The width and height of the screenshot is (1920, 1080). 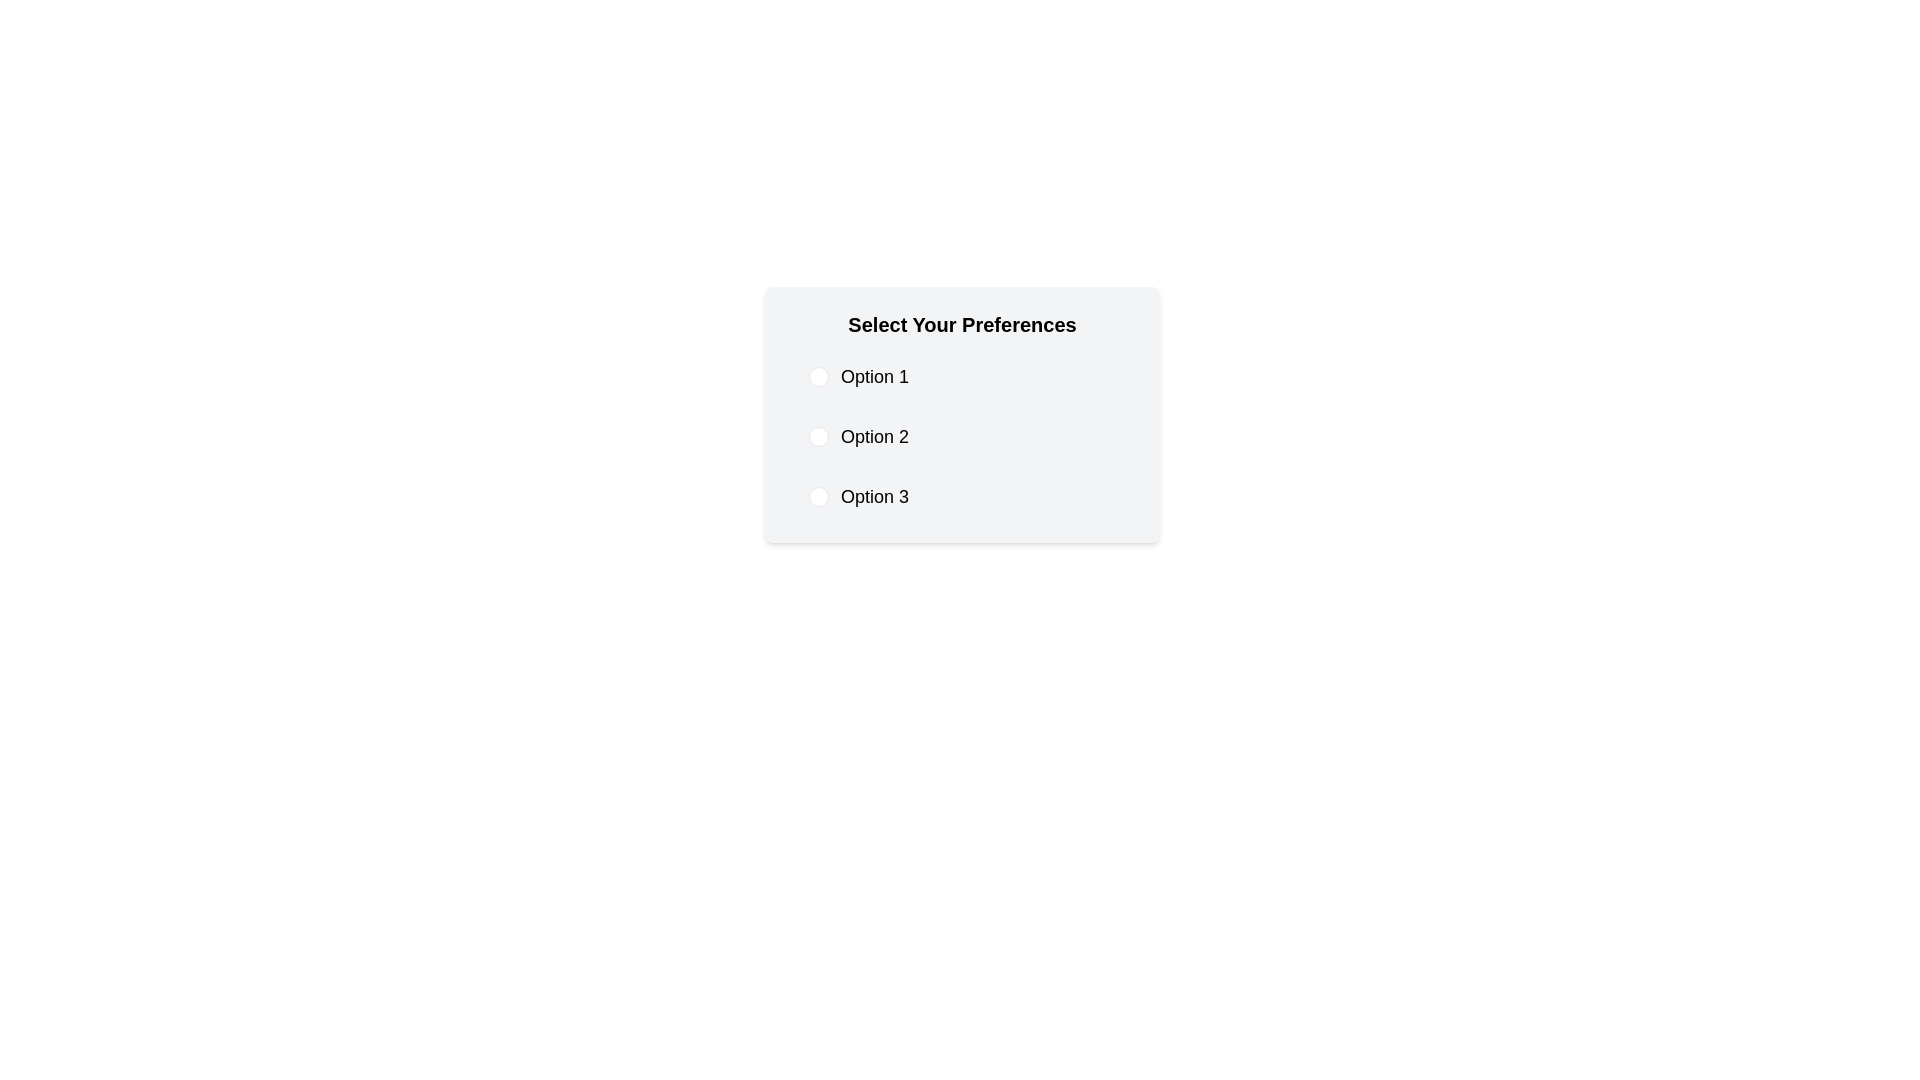 I want to click on text labeled 'Option 1' which is styled with a larger font size and is part of the first option in the 'Select Your Preferences' list, aligned horizontally with the circular checkbox, so click(x=874, y=377).